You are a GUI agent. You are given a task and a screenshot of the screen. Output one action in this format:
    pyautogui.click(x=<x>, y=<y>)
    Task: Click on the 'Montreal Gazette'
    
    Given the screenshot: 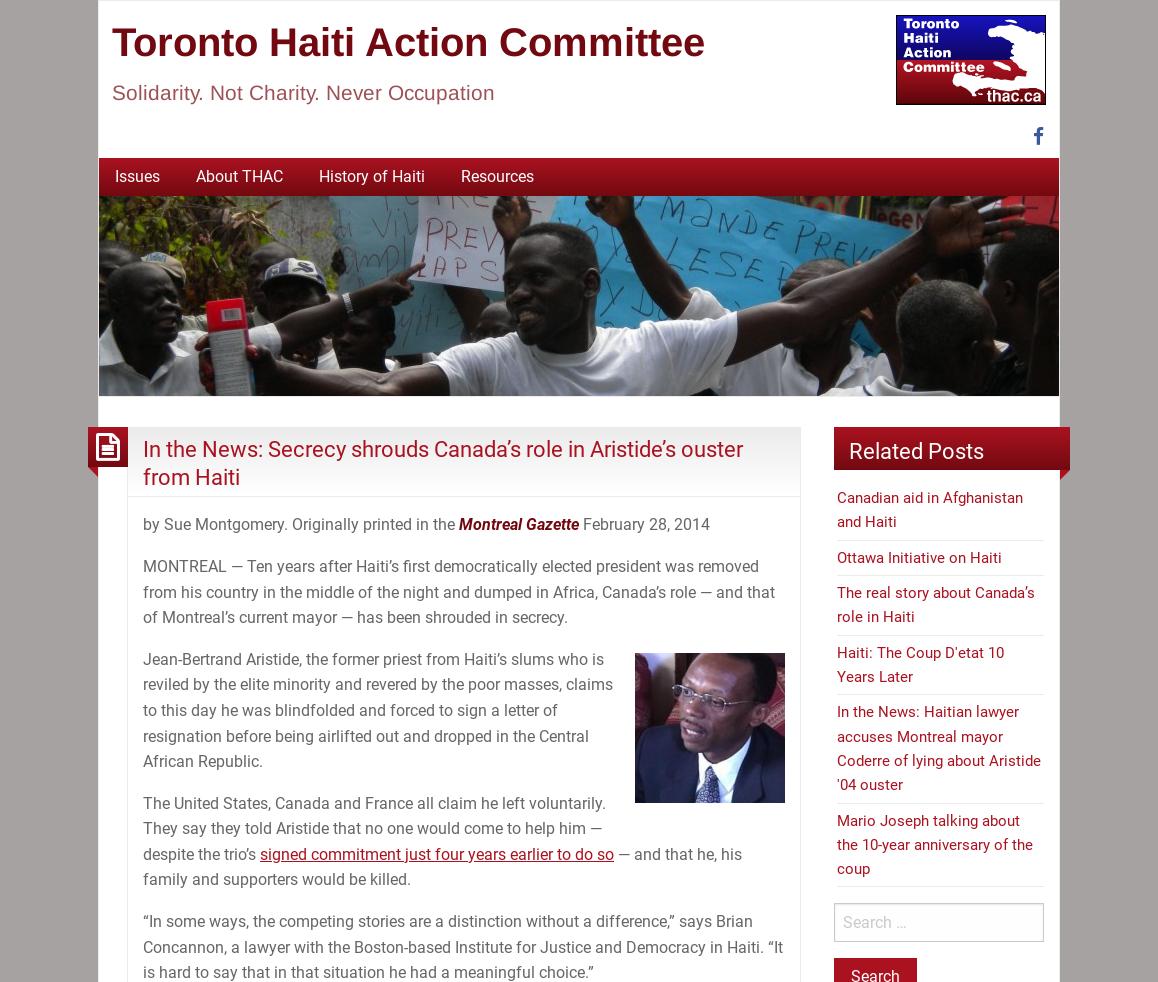 What is the action you would take?
    pyautogui.click(x=518, y=523)
    